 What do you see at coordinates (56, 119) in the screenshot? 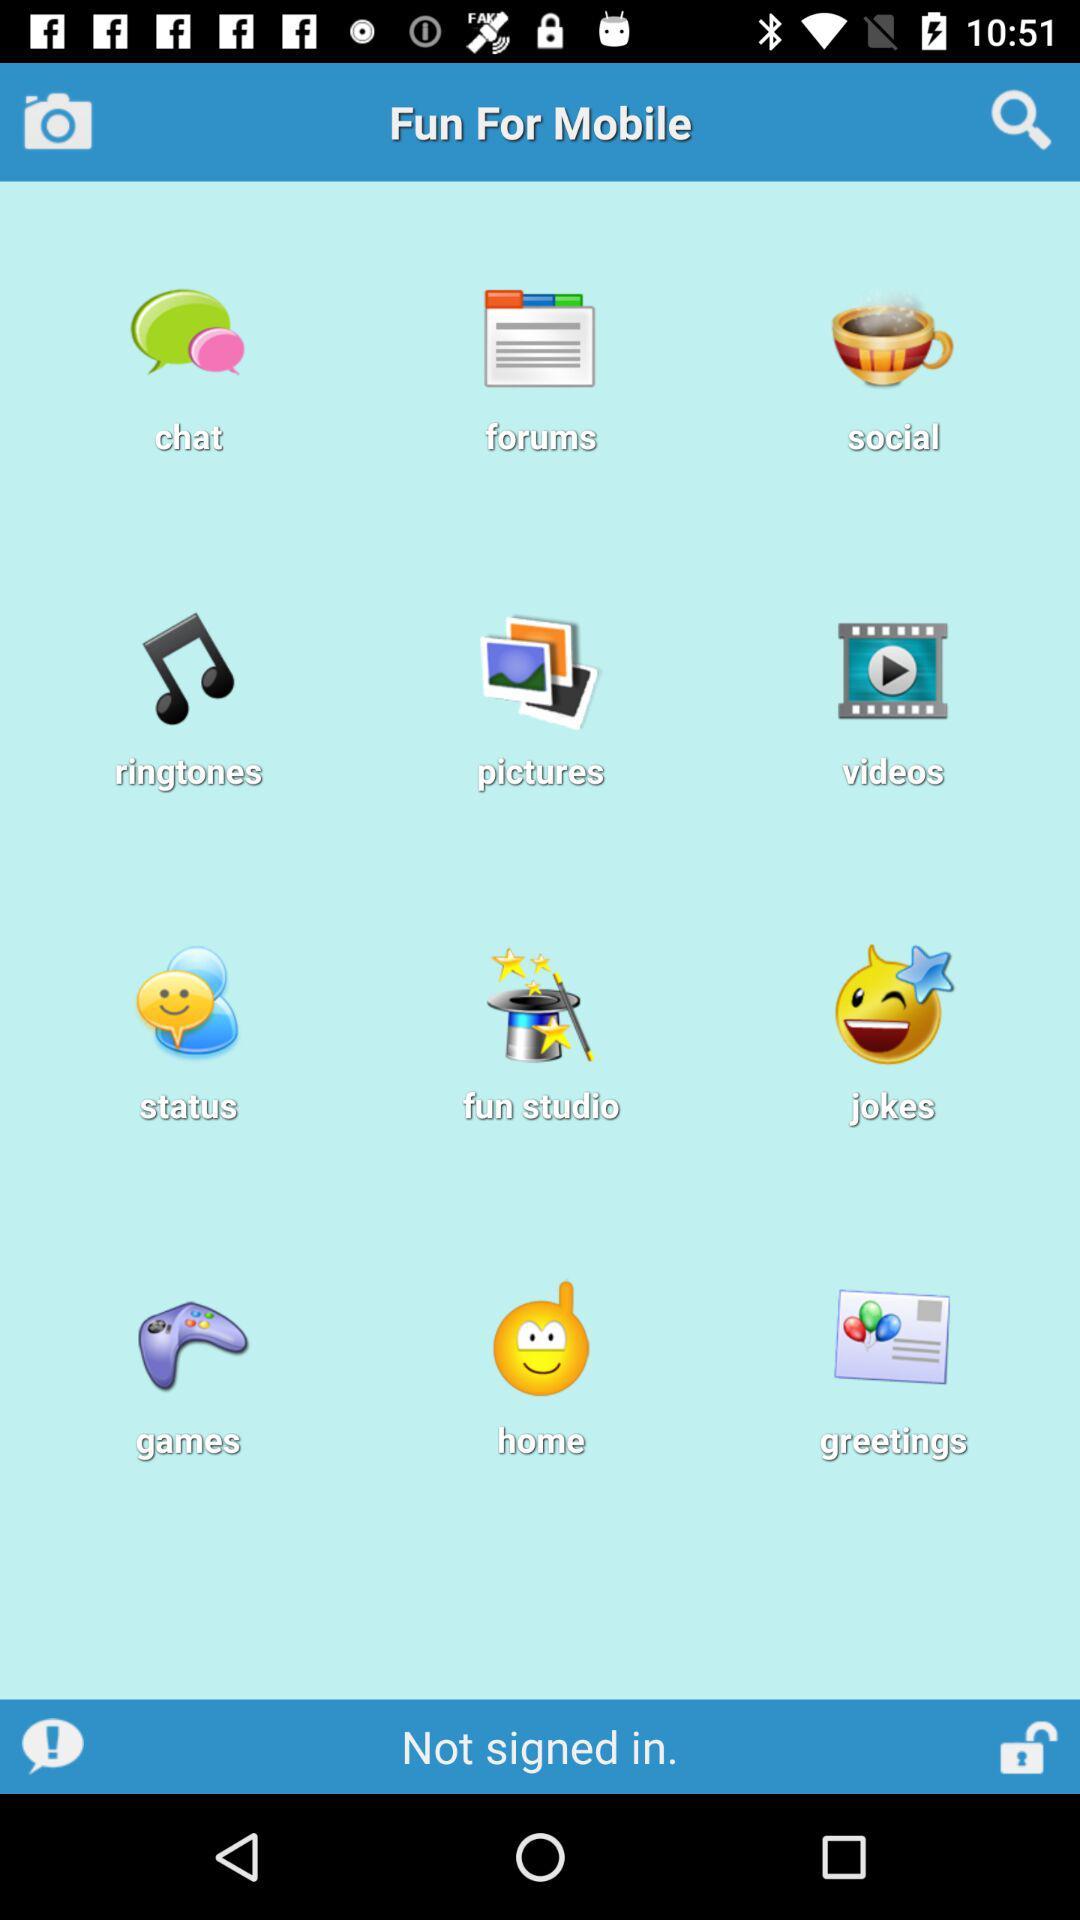
I see `the camera icon` at bounding box center [56, 119].